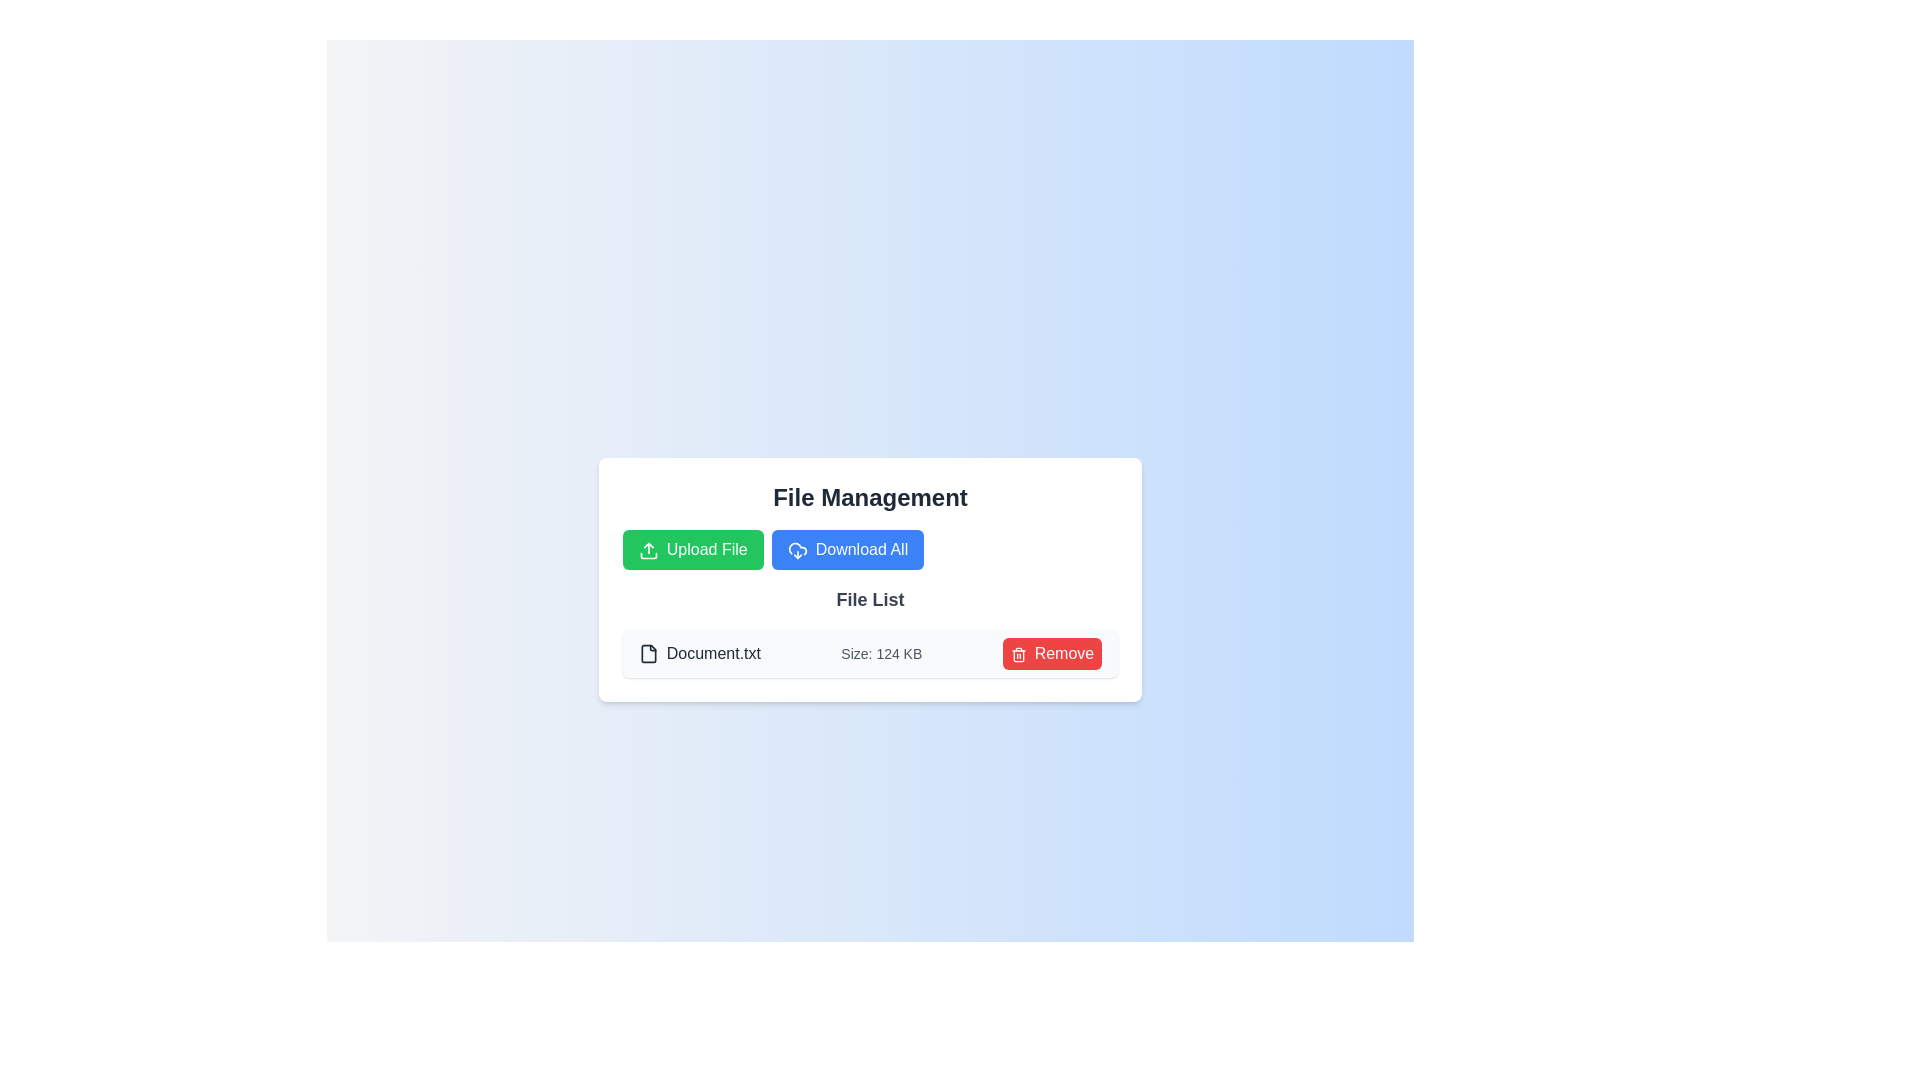 The height and width of the screenshot is (1080, 1920). I want to click on the decorative icon element that forms the base tray of the 'Upload File' button located on the top-left of the file management interface, so click(648, 555).